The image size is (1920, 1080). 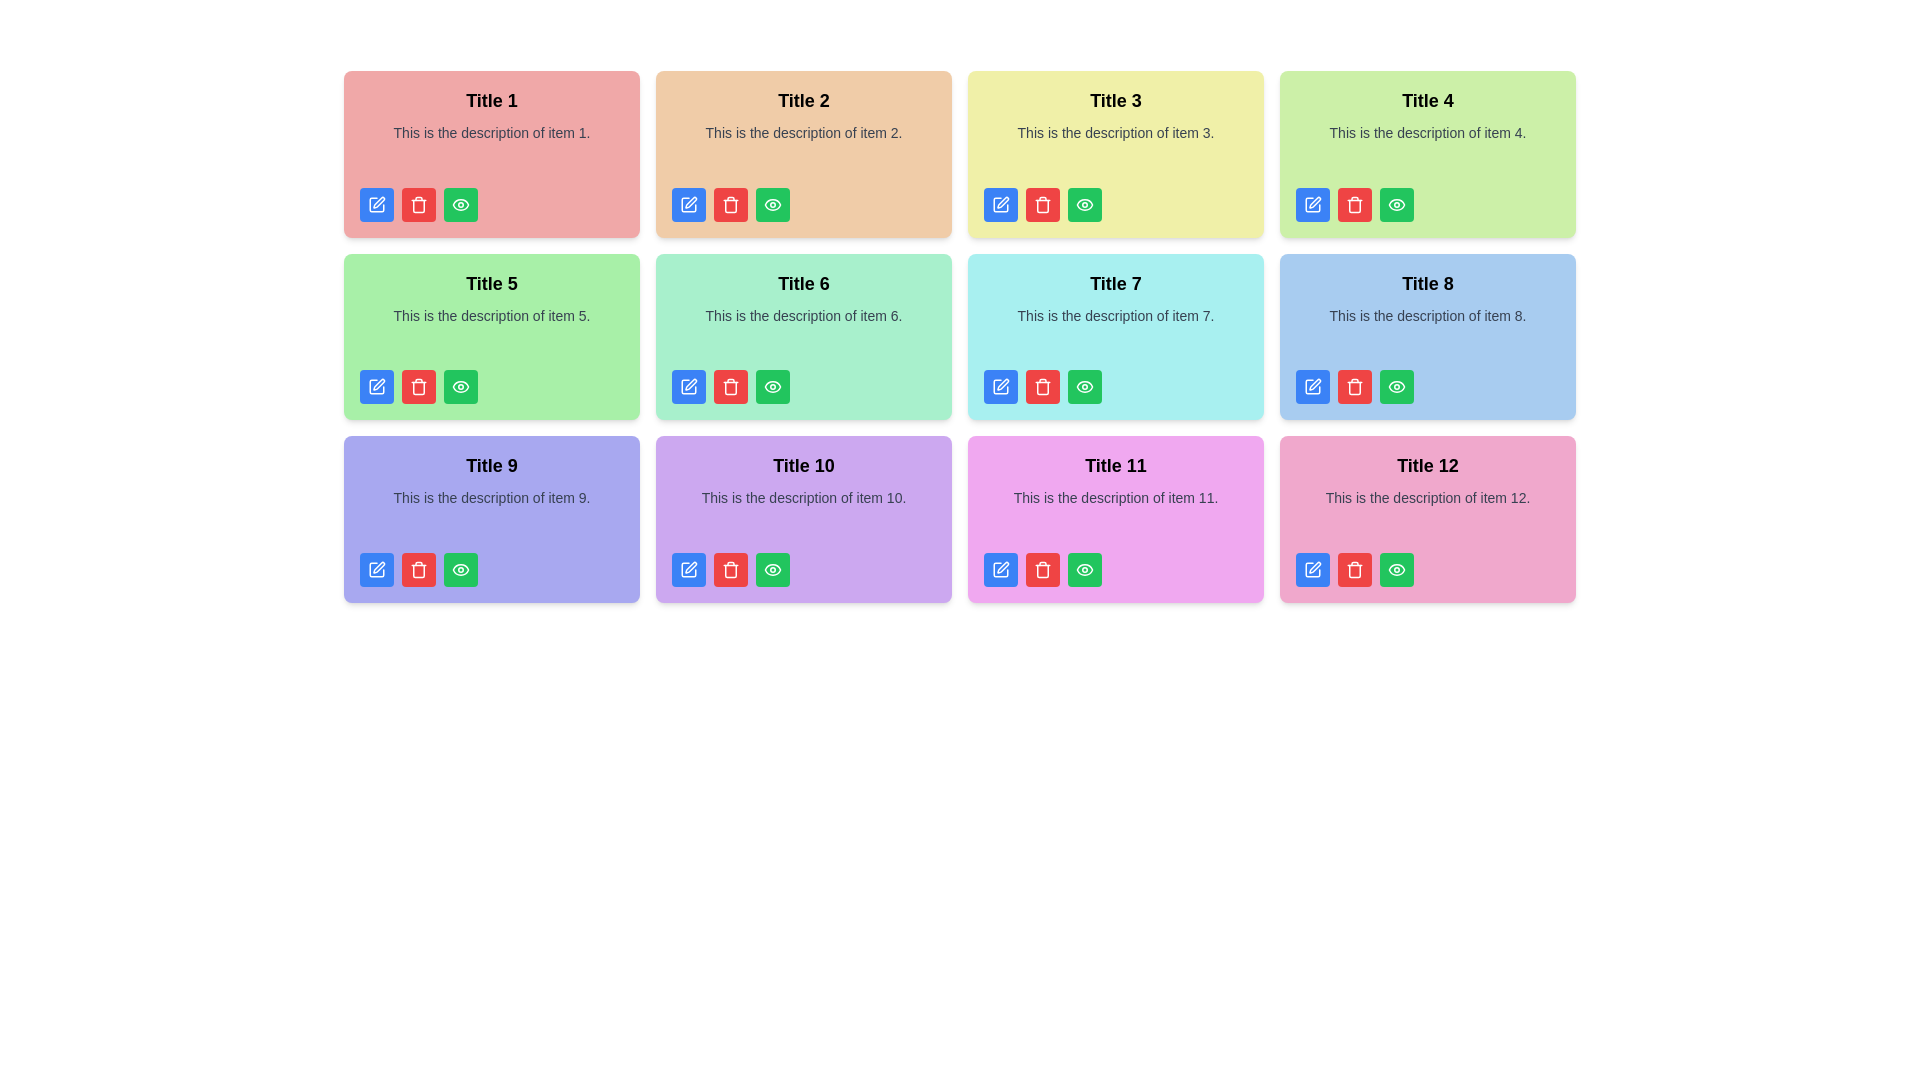 What do you see at coordinates (771, 569) in the screenshot?
I see `the outer elliptical shape of the visibility toggle icon in the 'Title 10' widget` at bounding box center [771, 569].